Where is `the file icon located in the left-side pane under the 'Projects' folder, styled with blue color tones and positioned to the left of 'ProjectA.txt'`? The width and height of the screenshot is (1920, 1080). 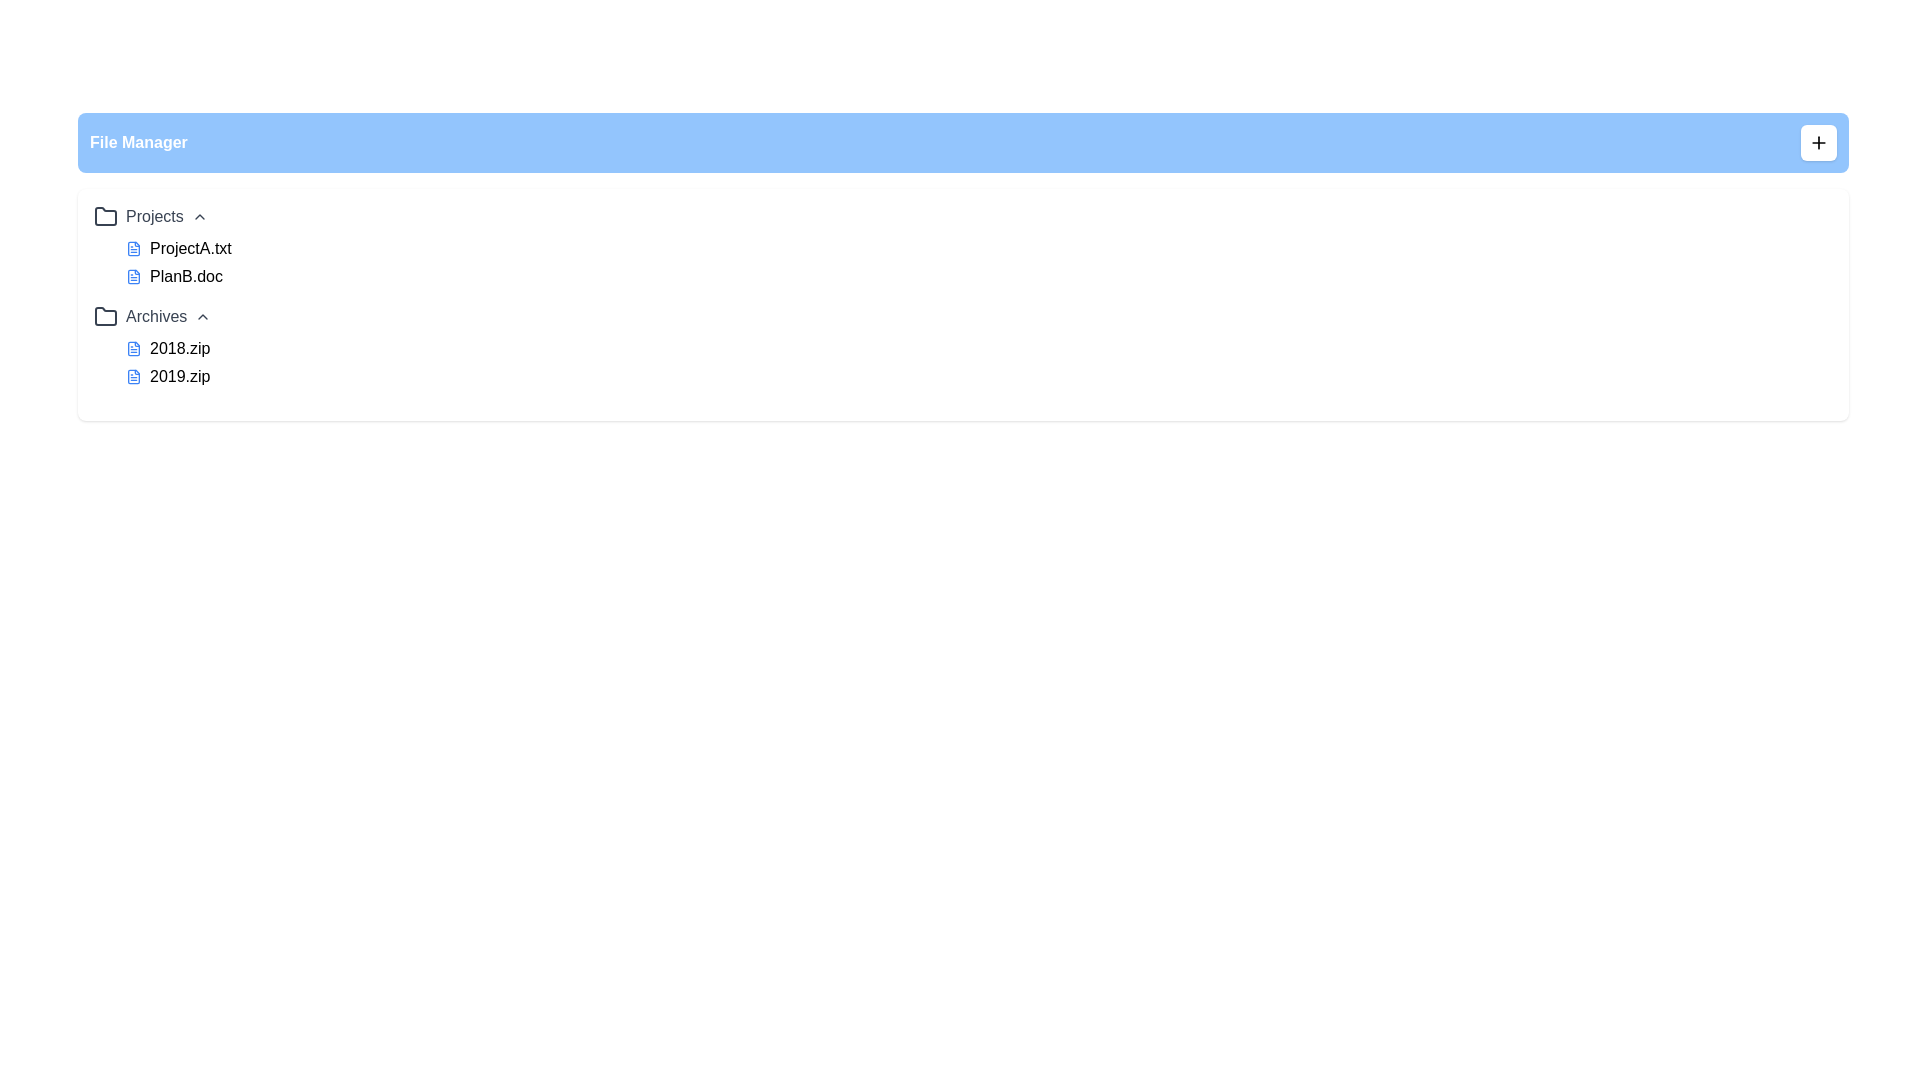
the file icon located in the left-side pane under the 'Projects' folder, styled with blue color tones and positioned to the left of 'ProjectA.txt' is located at coordinates (133, 248).